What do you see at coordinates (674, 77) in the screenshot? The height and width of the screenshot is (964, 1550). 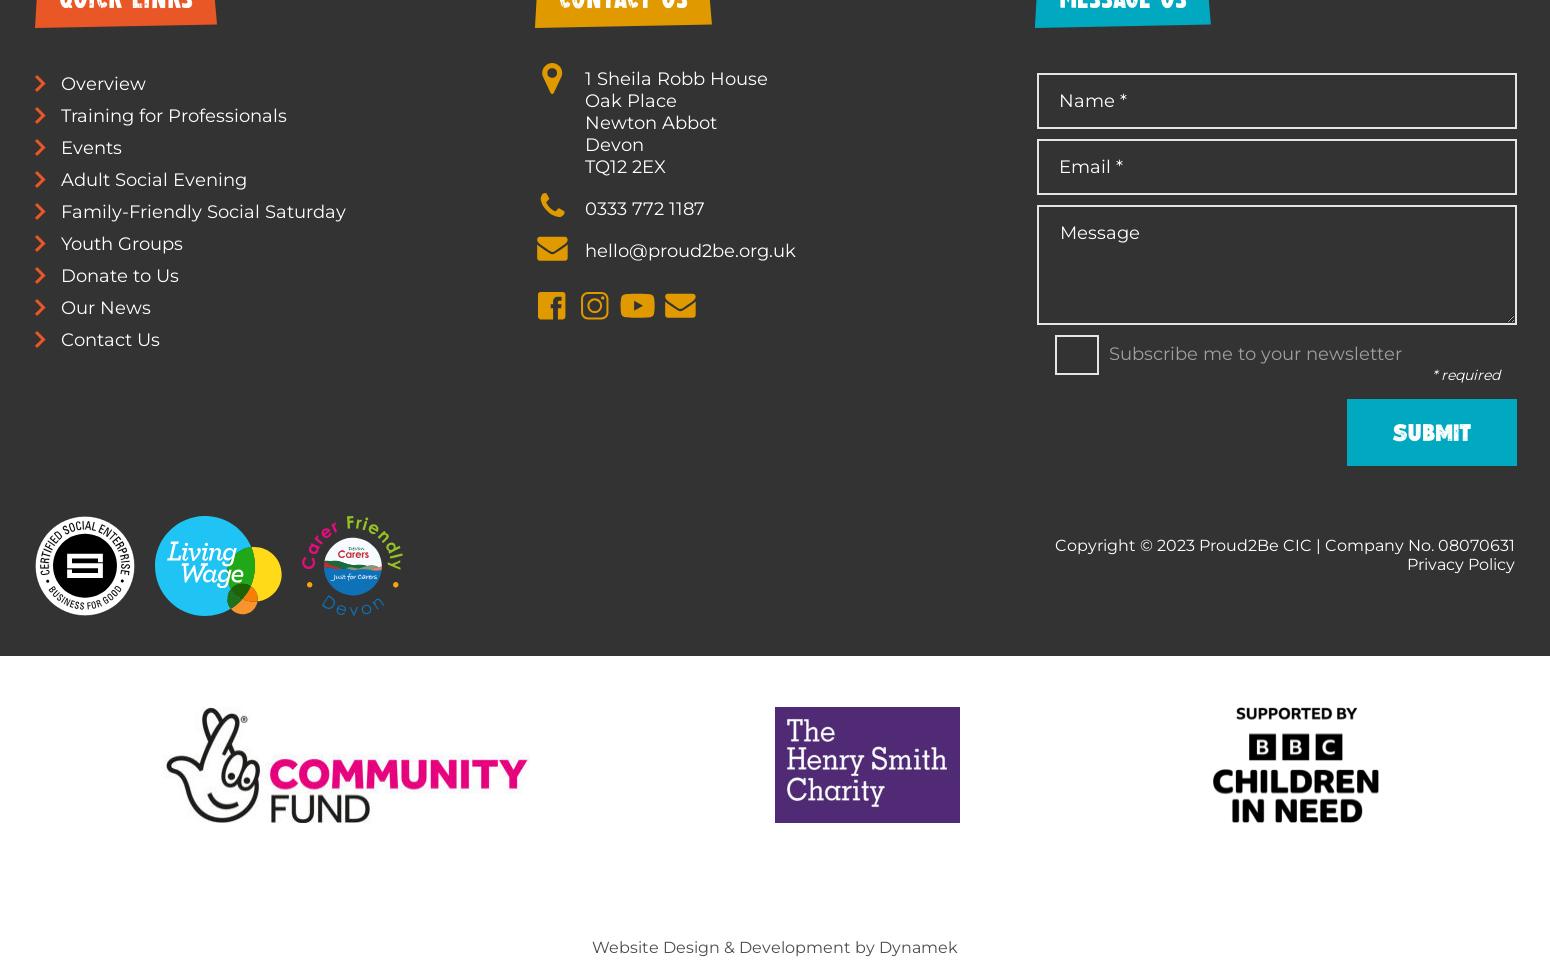 I see `'1 Sheila Robb House'` at bounding box center [674, 77].